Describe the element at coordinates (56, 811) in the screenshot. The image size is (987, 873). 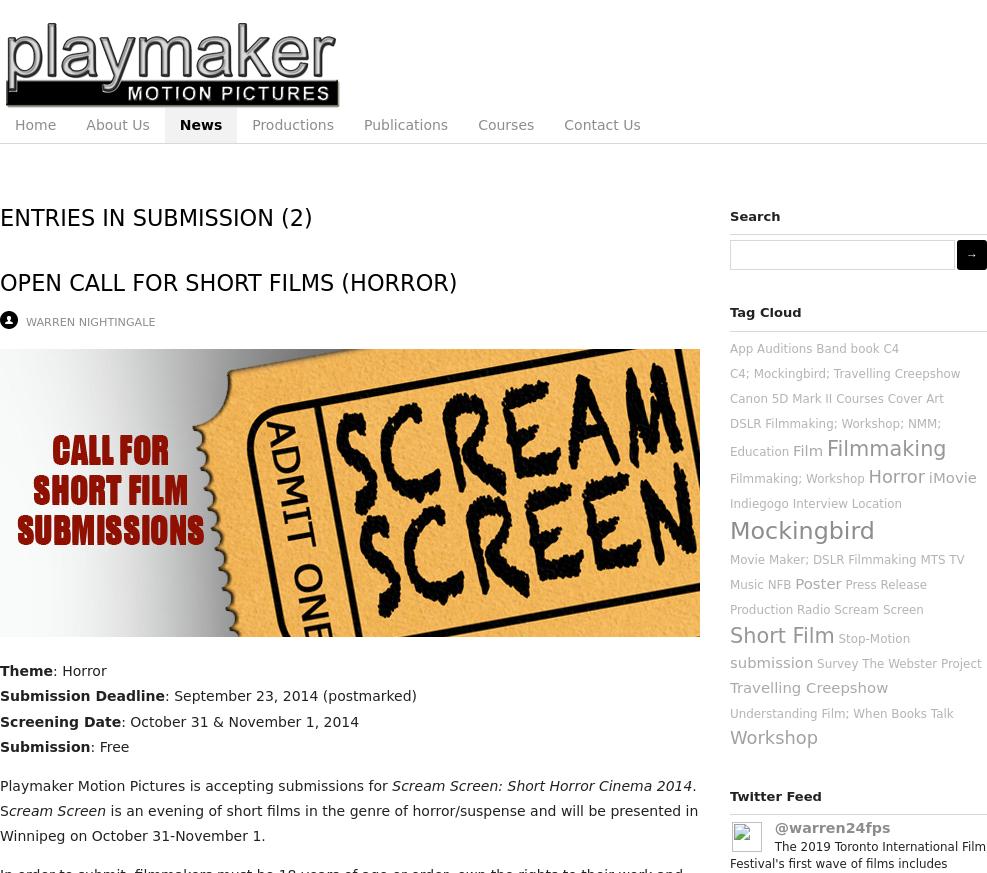
I see `'cream Screen'` at that location.